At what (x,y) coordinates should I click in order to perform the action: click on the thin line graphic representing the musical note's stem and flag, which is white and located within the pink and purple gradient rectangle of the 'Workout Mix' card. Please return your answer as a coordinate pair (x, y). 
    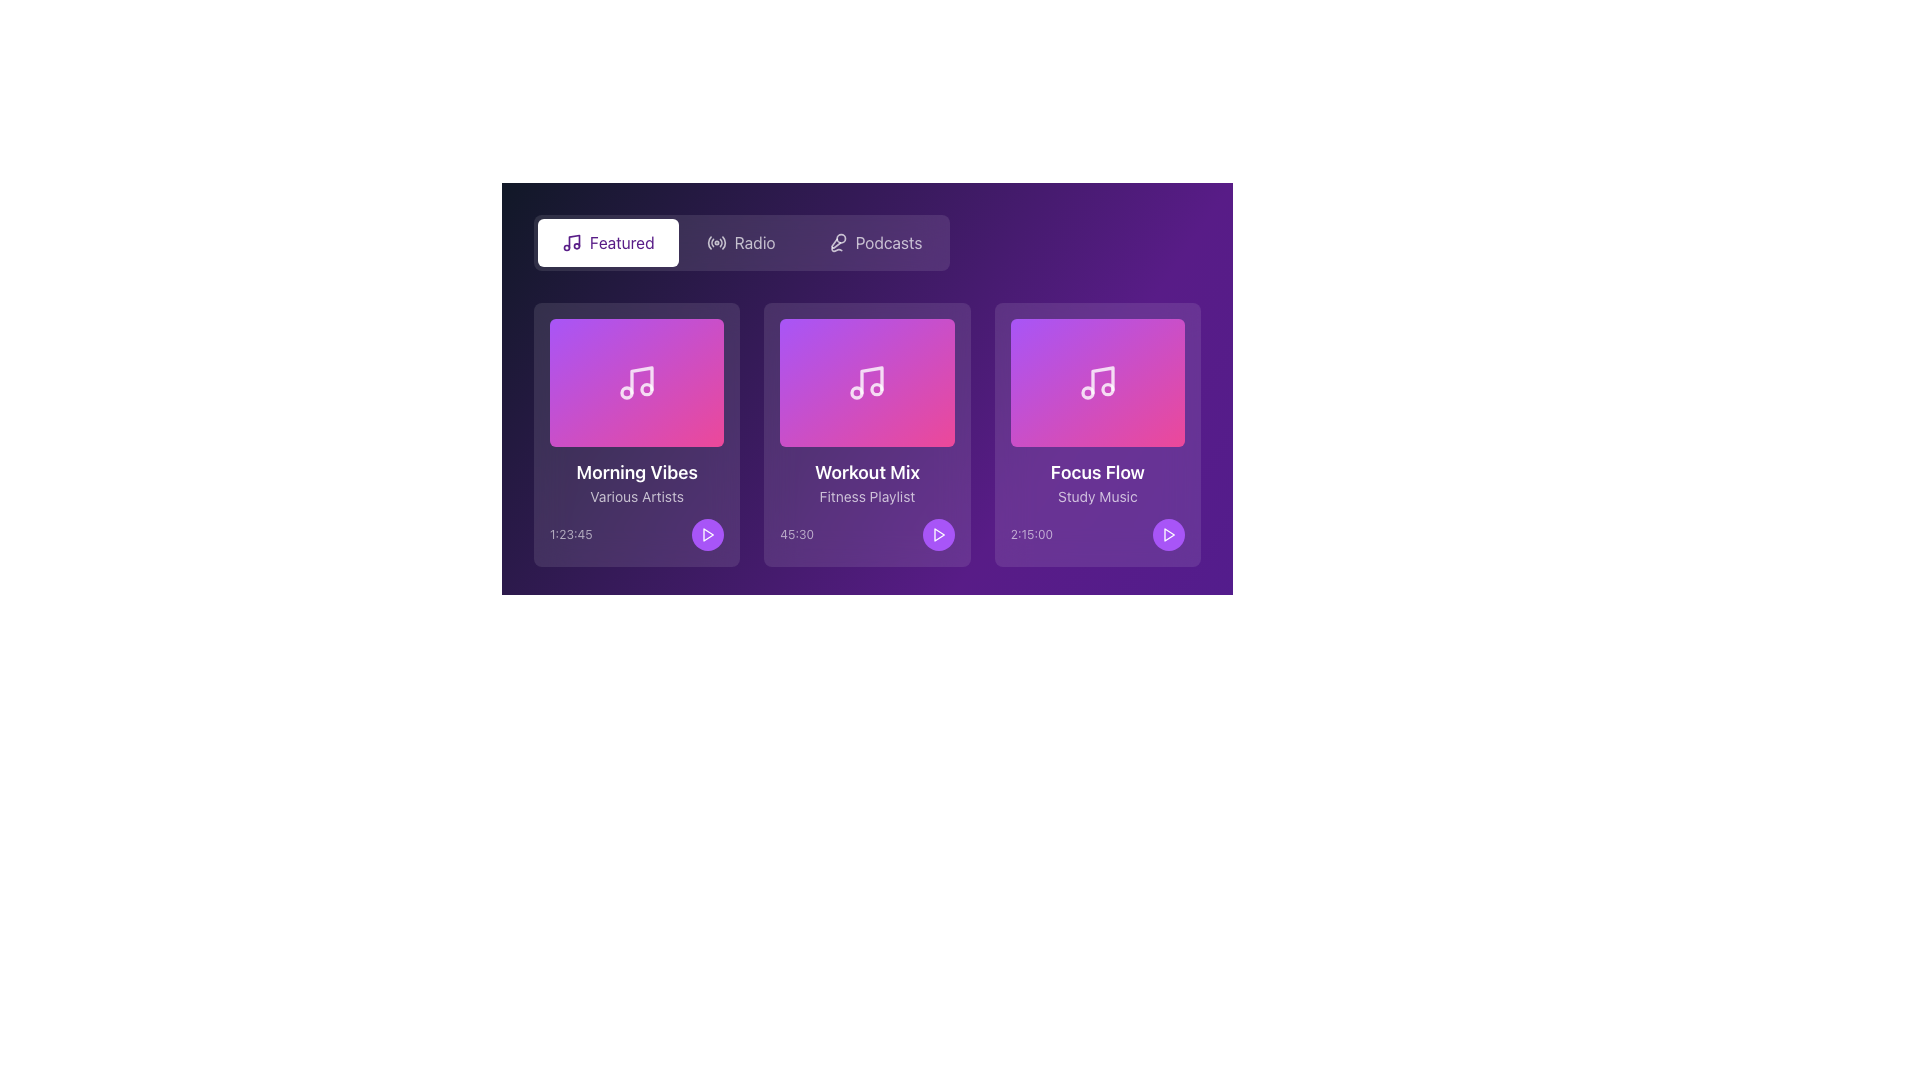
    Looking at the image, I should click on (872, 380).